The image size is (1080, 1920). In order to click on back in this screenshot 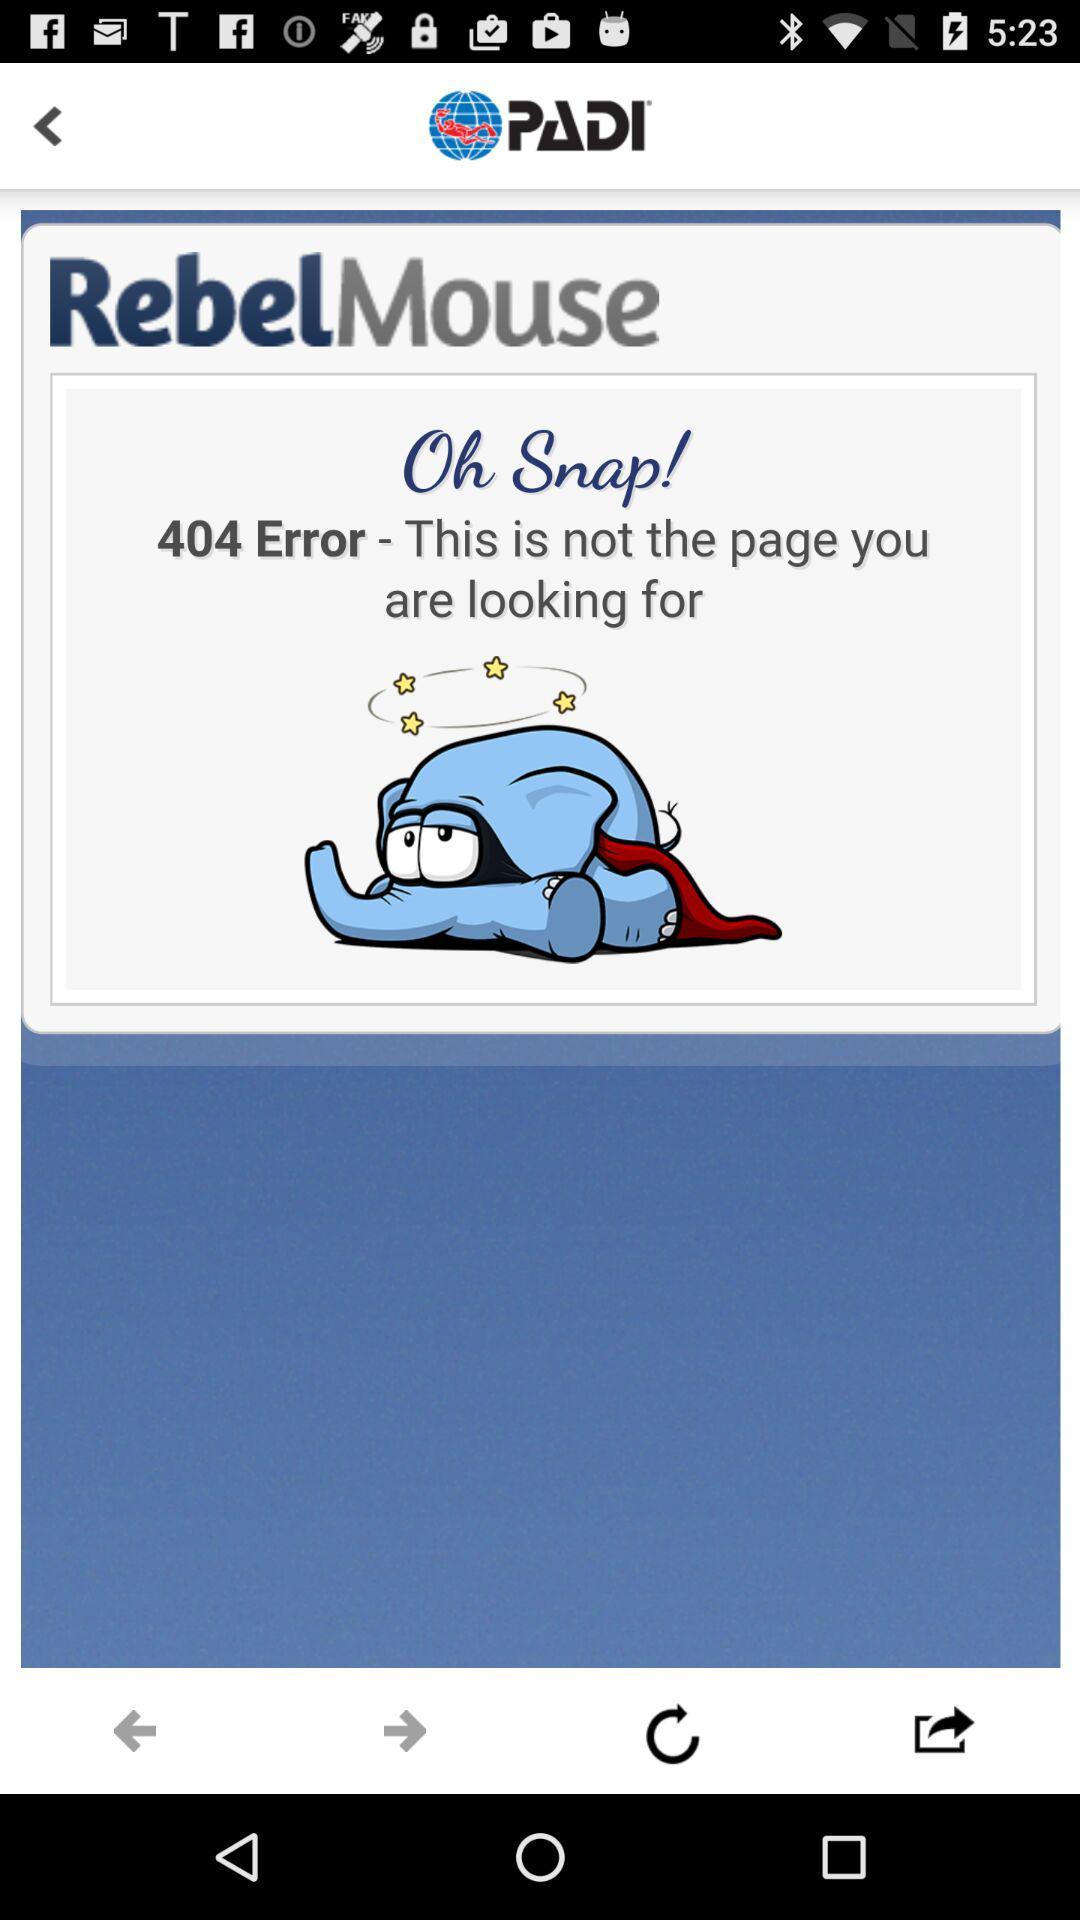, I will do `click(46, 124)`.